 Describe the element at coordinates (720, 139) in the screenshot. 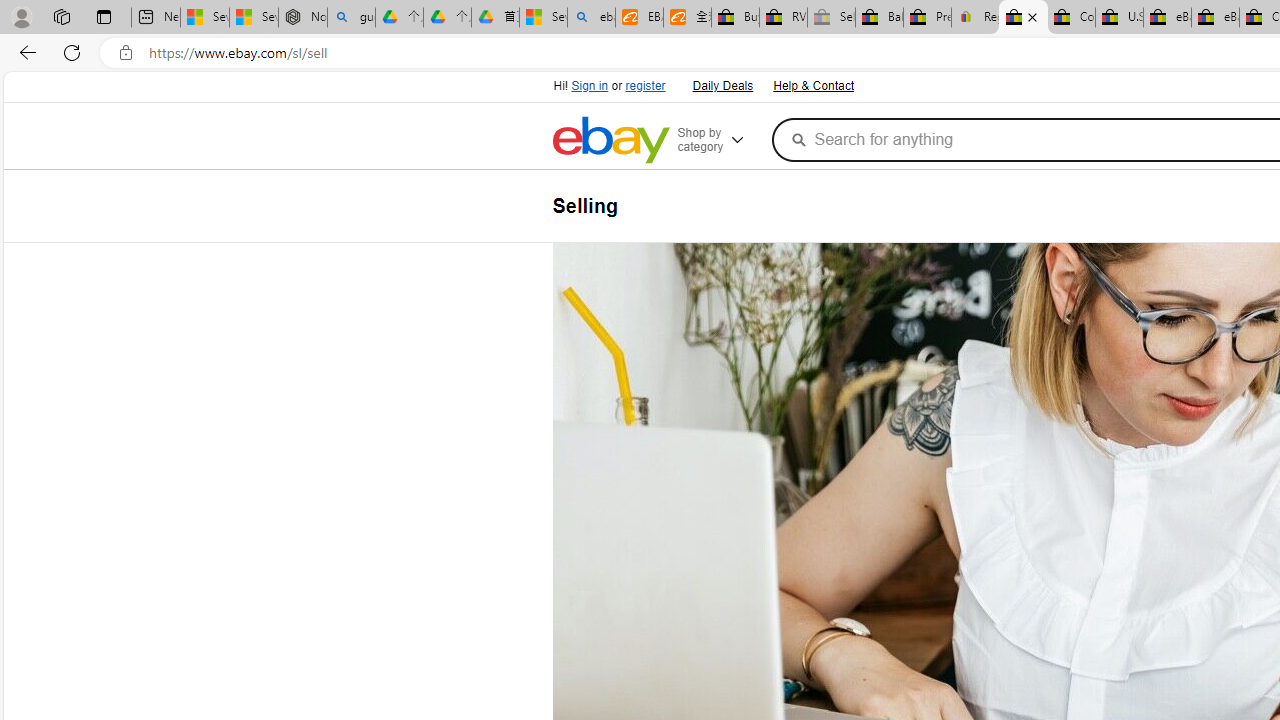

I see `'Shop by category'` at that location.